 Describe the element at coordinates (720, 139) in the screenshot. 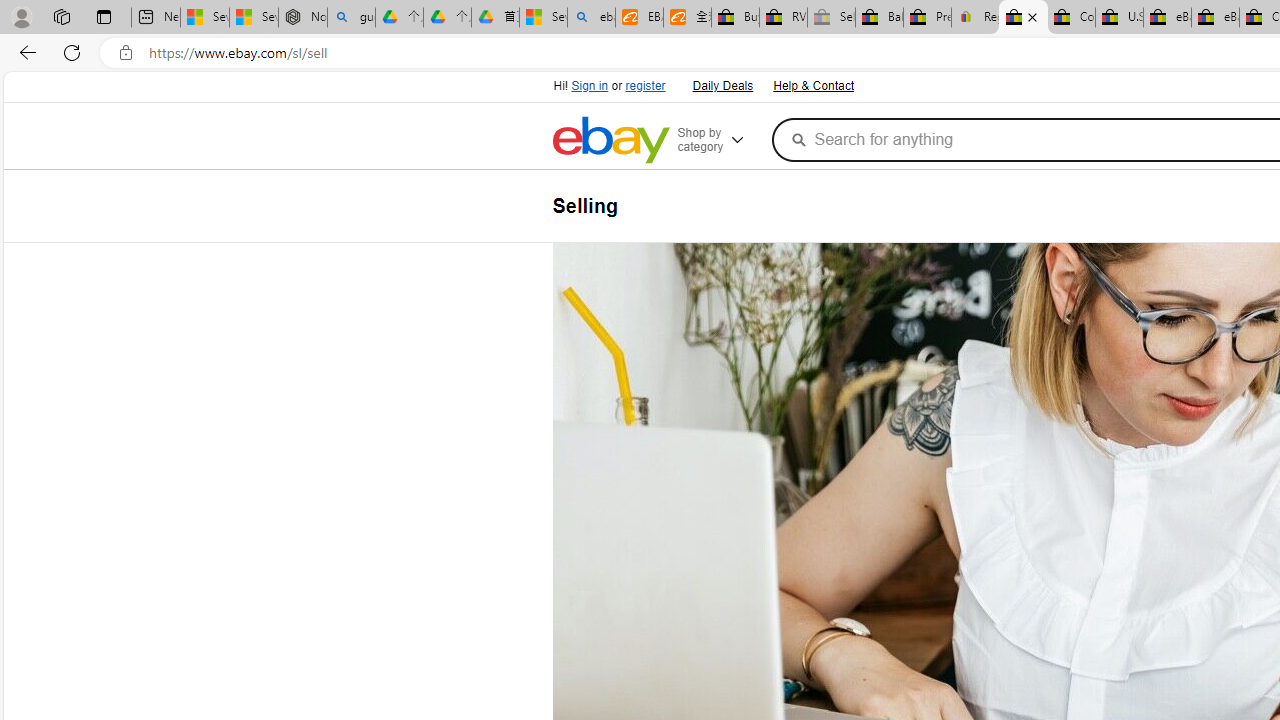

I see `'Shop by category'` at that location.